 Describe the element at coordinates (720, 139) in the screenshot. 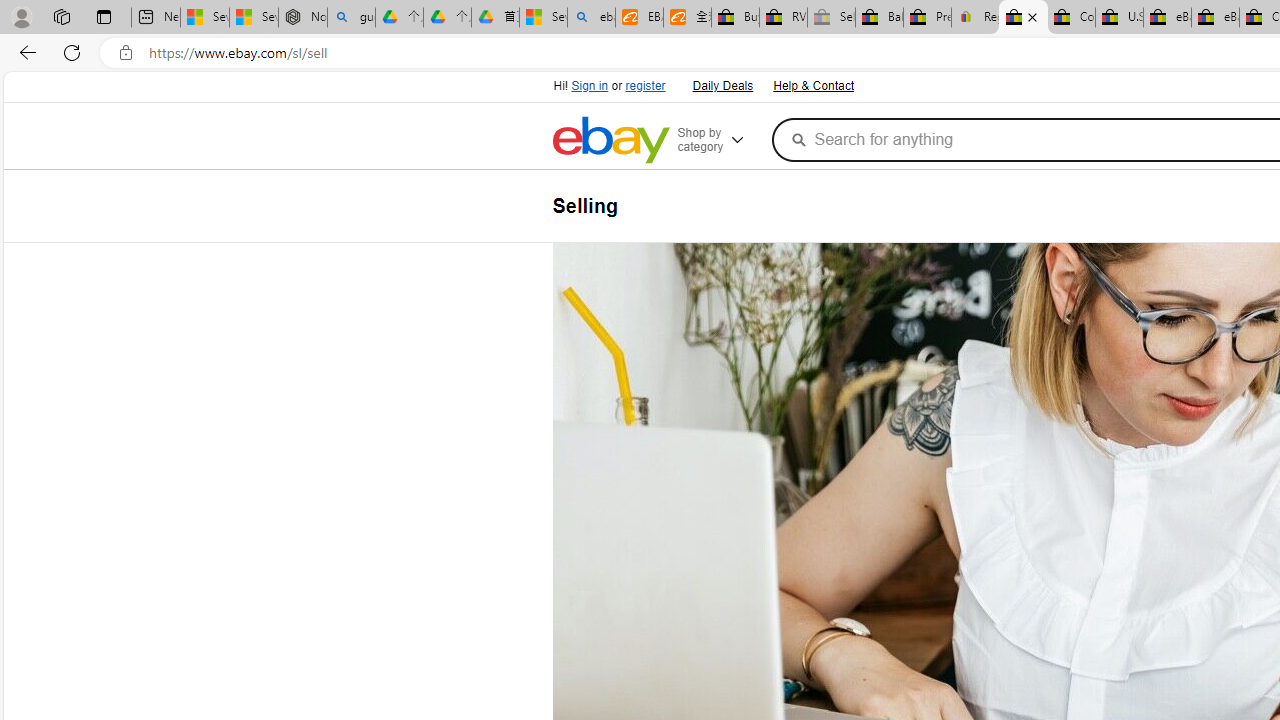

I see `'Shop by category'` at that location.